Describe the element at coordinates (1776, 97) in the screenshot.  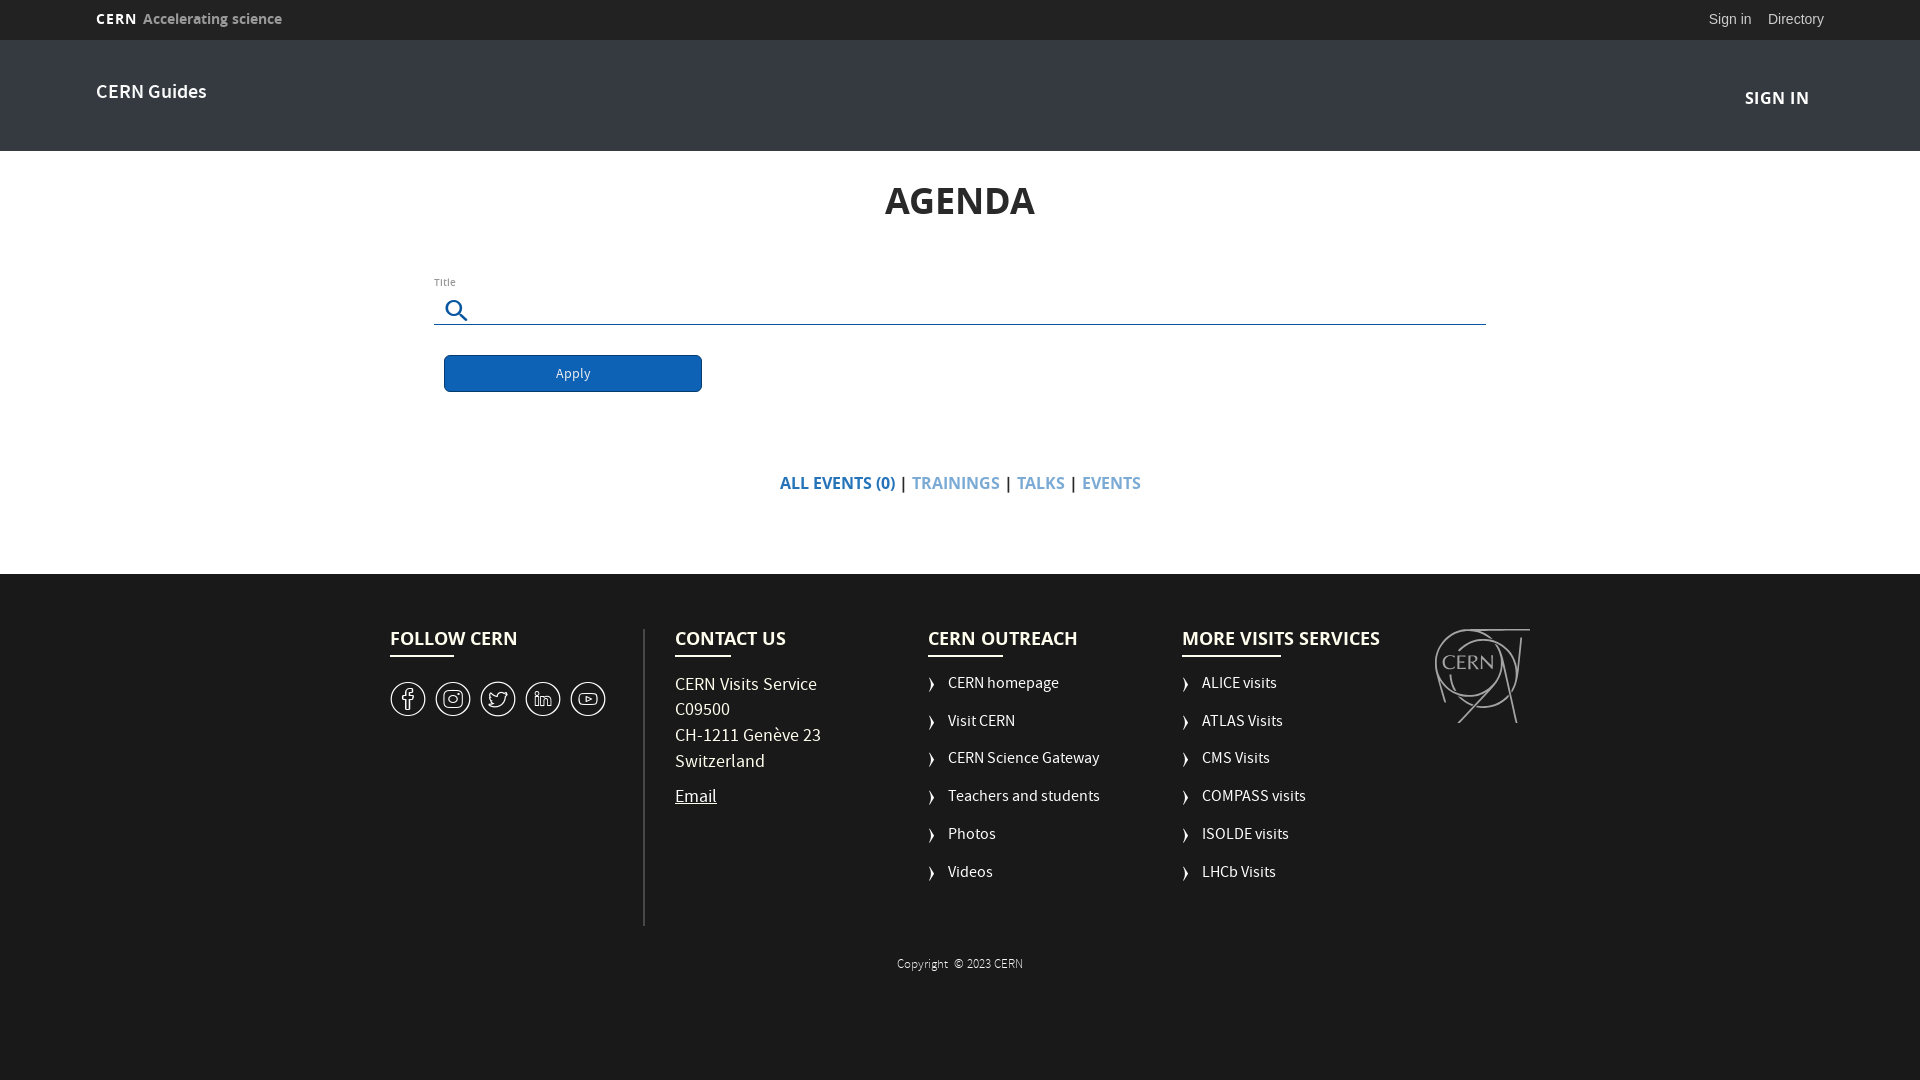
I see `'SIGN IN'` at that location.